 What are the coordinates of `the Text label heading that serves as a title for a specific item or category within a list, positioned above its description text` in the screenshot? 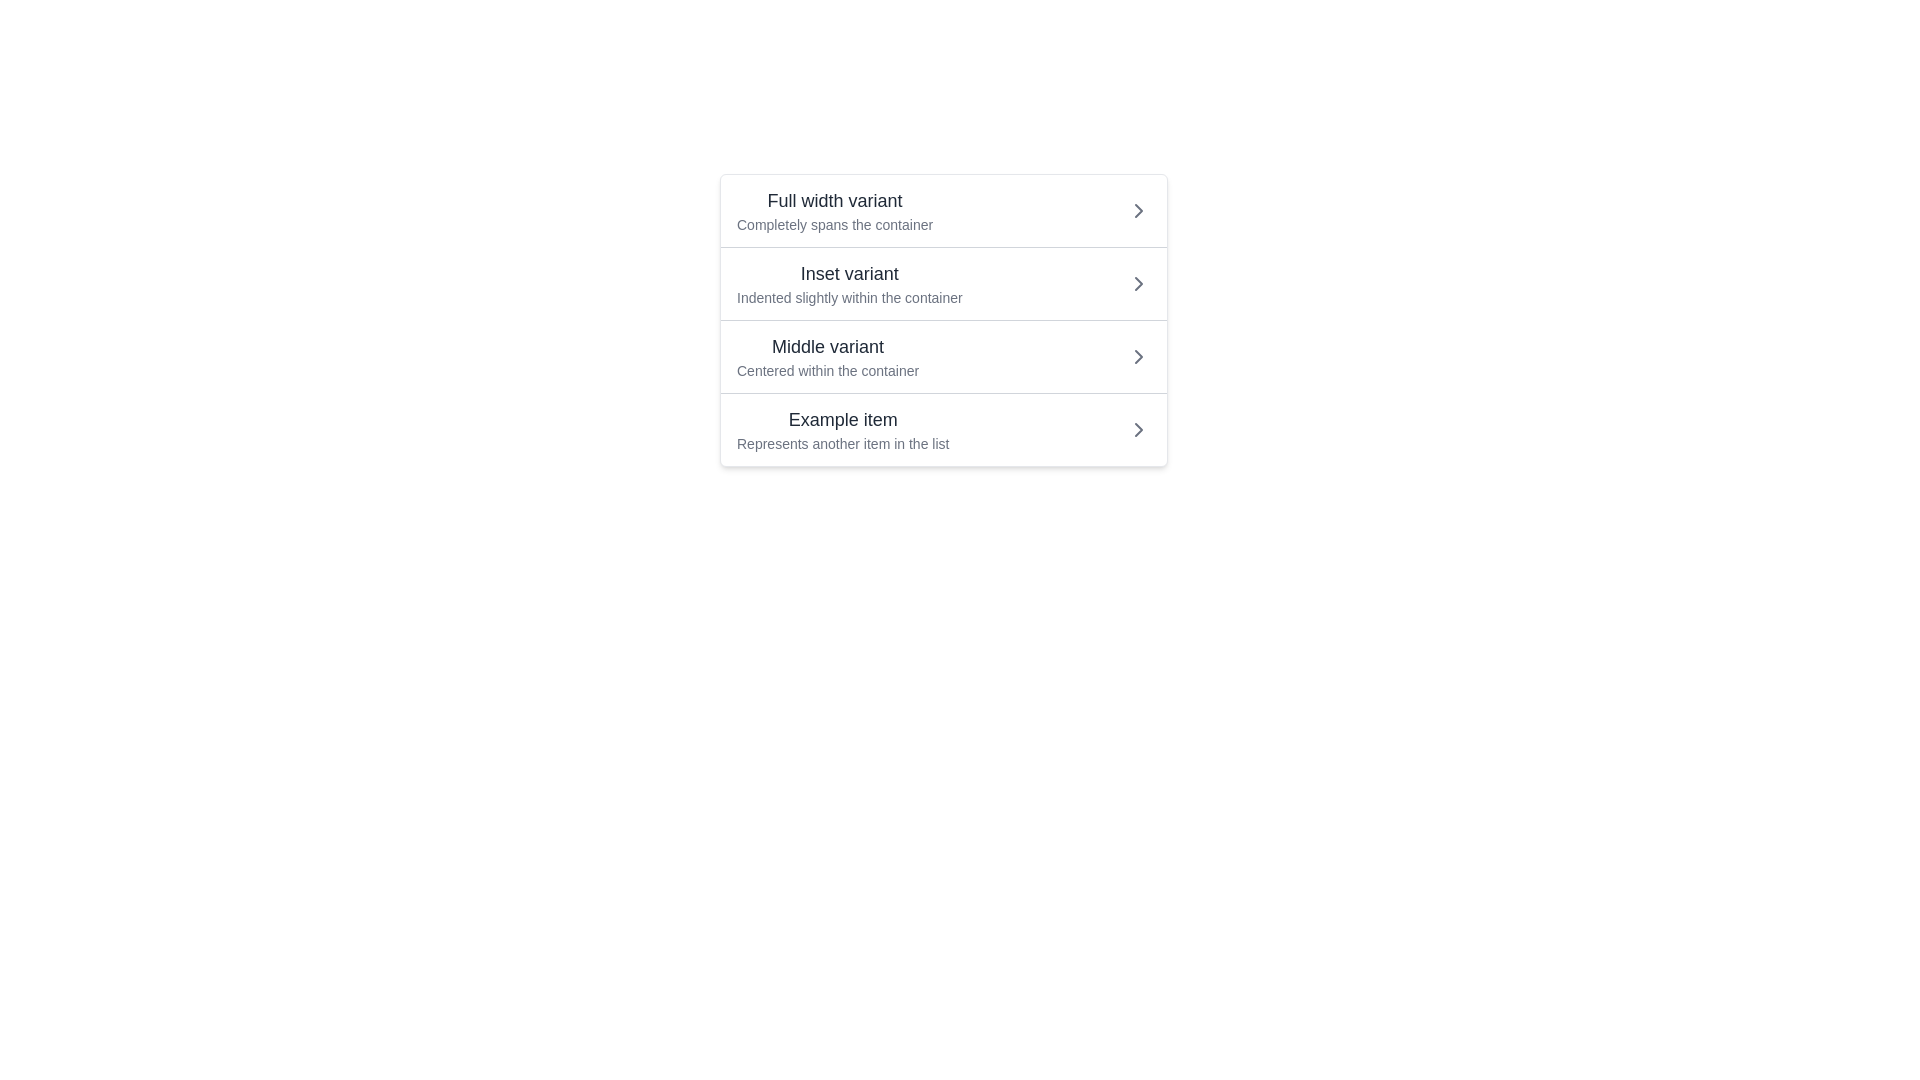 It's located at (849, 273).